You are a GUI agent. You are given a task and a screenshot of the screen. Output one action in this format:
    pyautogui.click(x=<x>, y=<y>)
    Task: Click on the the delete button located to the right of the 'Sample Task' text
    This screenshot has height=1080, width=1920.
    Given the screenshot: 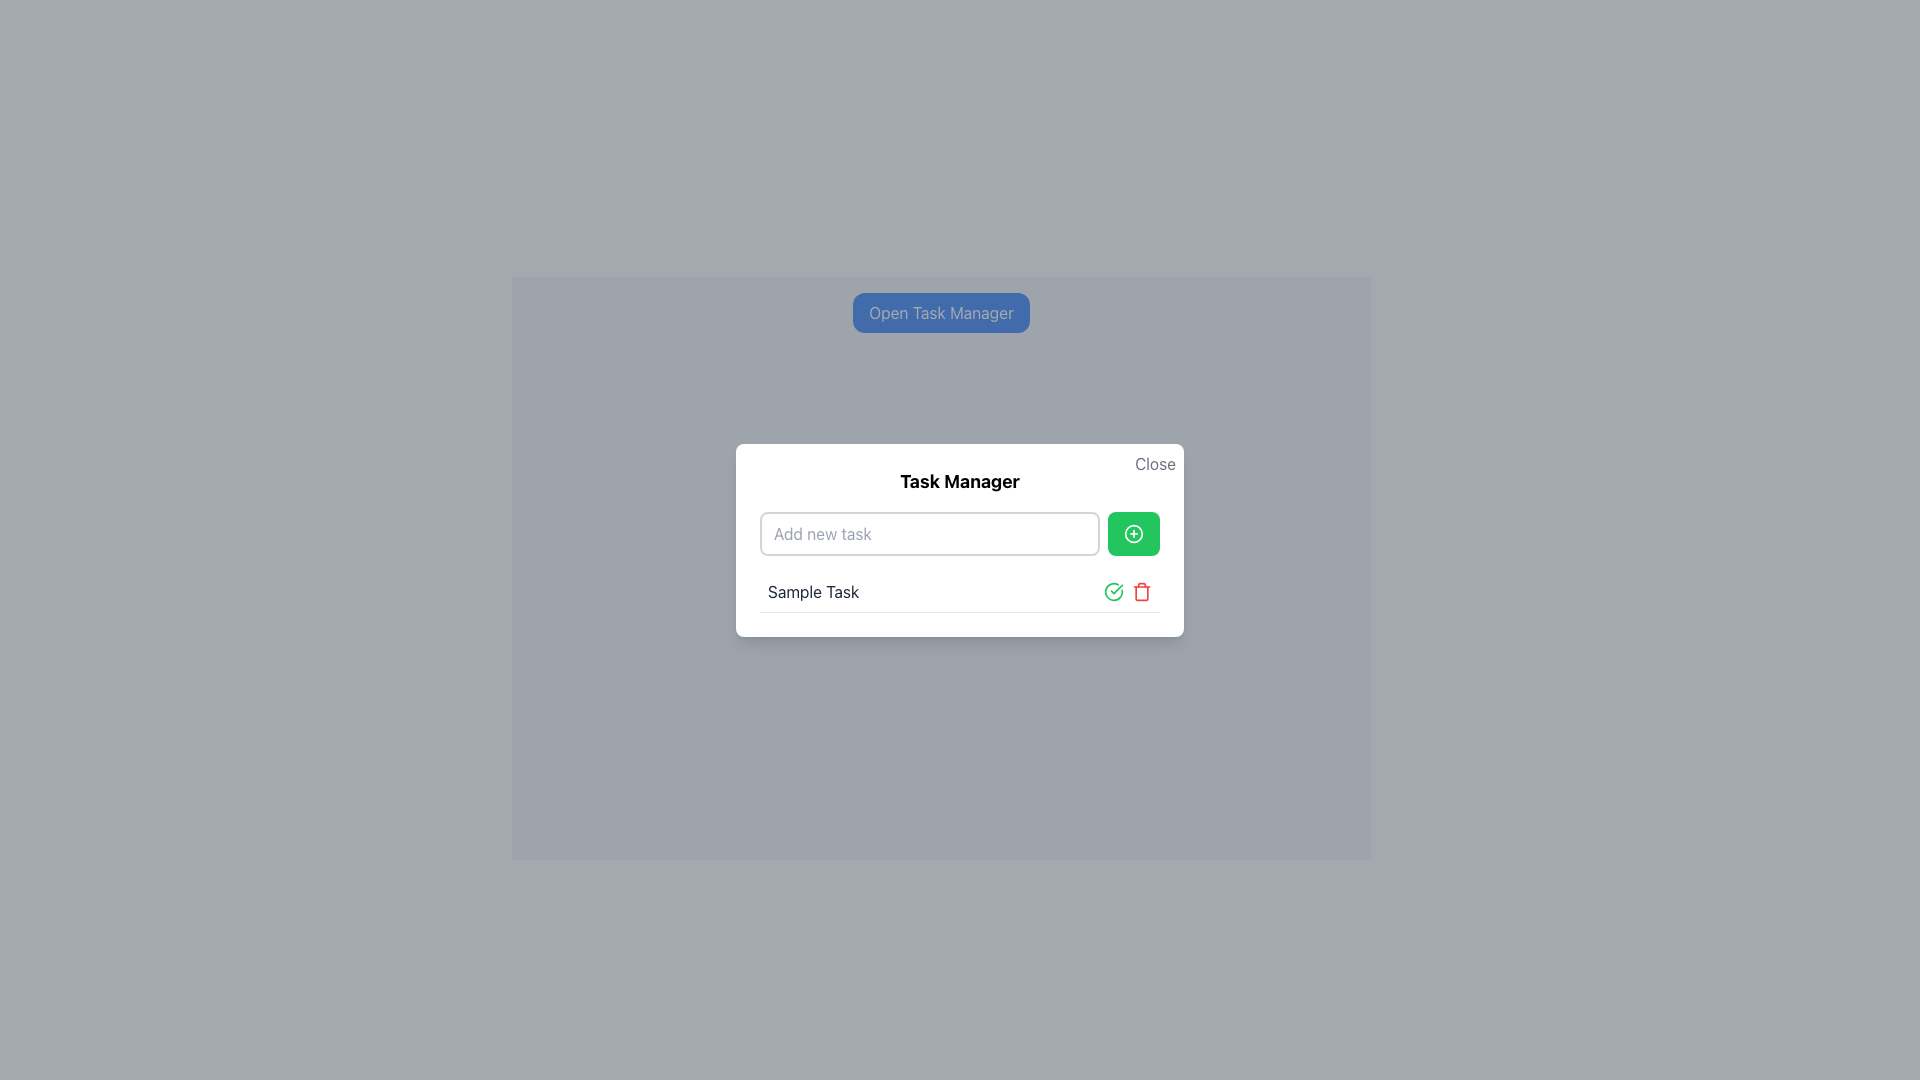 What is the action you would take?
    pyautogui.click(x=1142, y=589)
    